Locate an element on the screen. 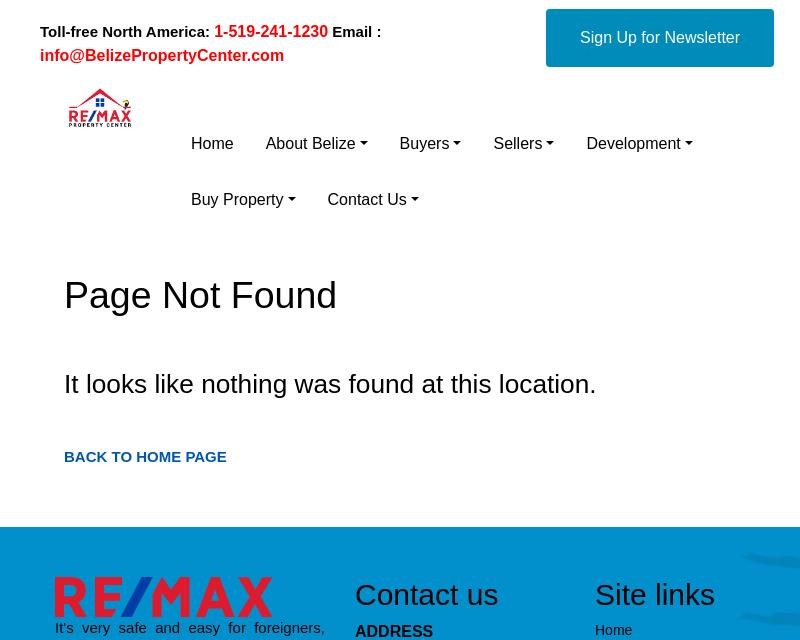 The image size is (800, 640). 'Toll-free North America:' is located at coordinates (39, 31).